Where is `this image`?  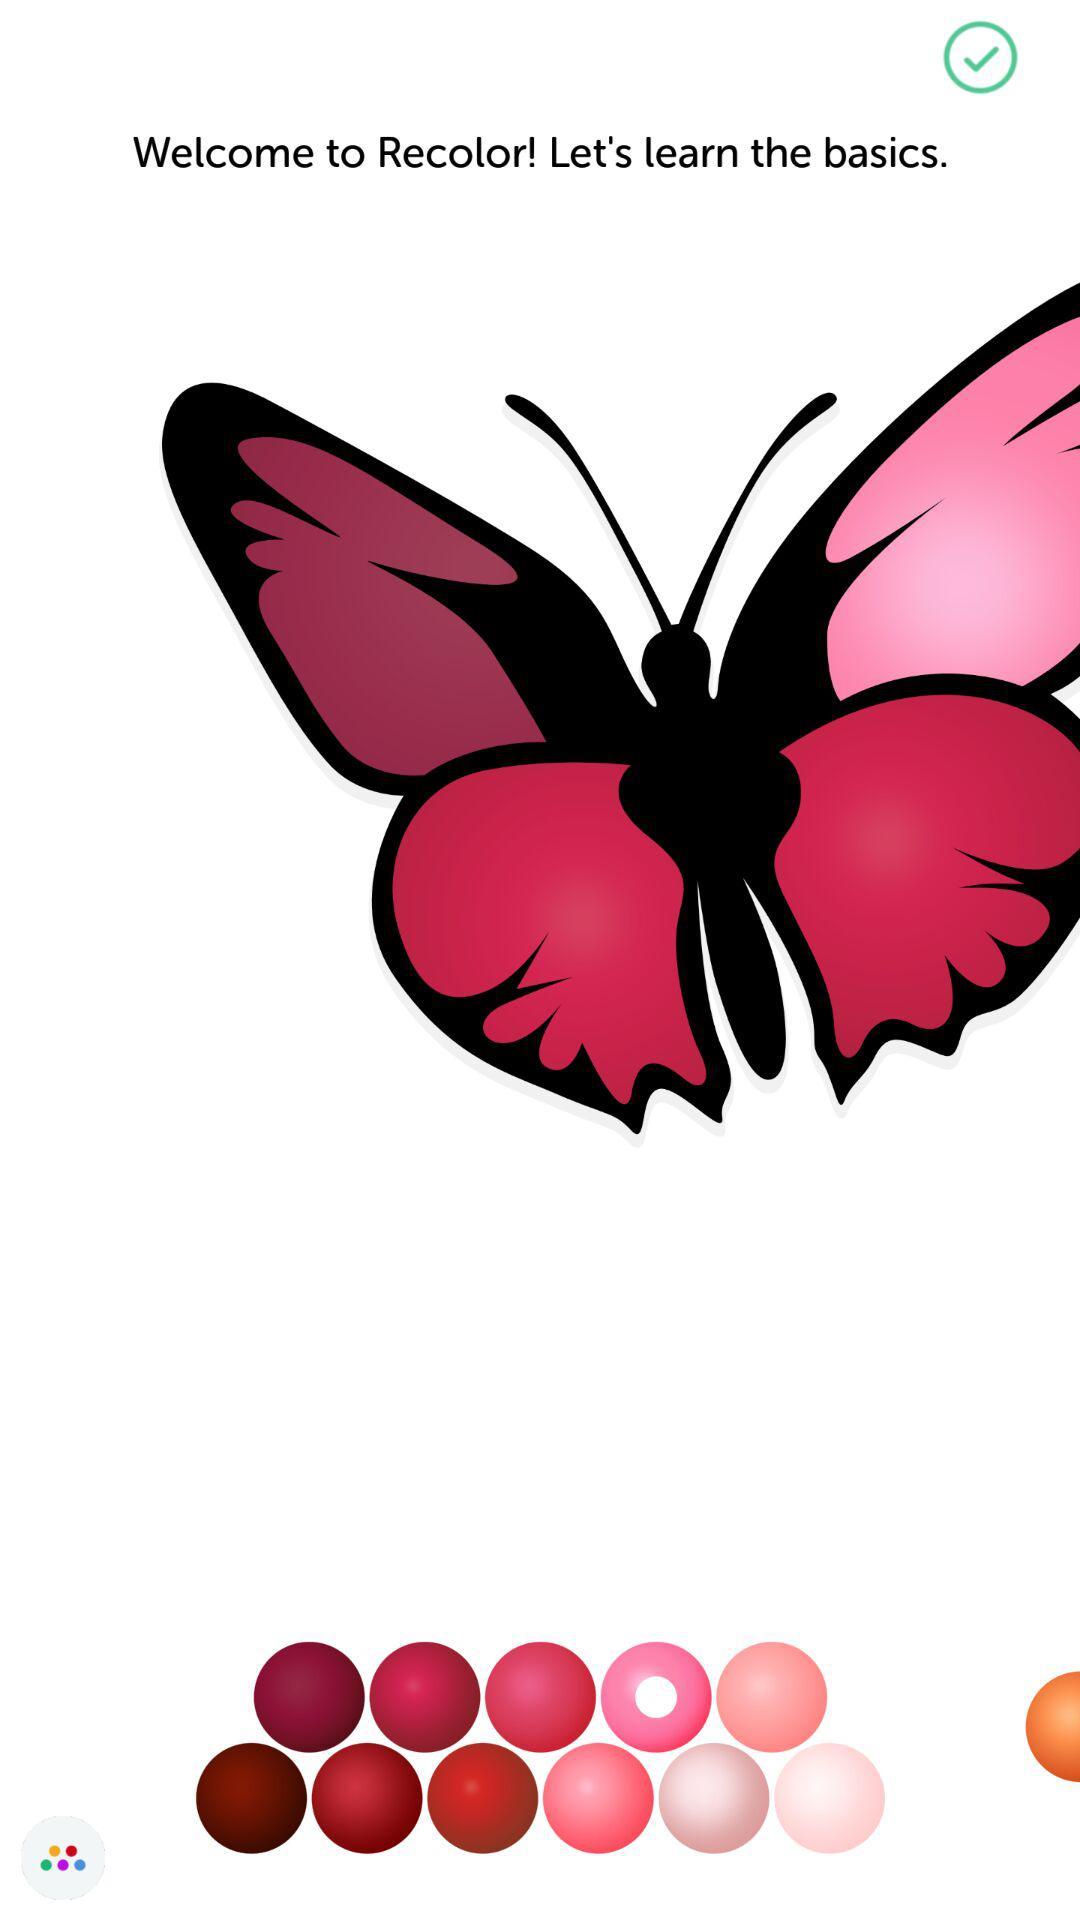
this image is located at coordinates (979, 57).